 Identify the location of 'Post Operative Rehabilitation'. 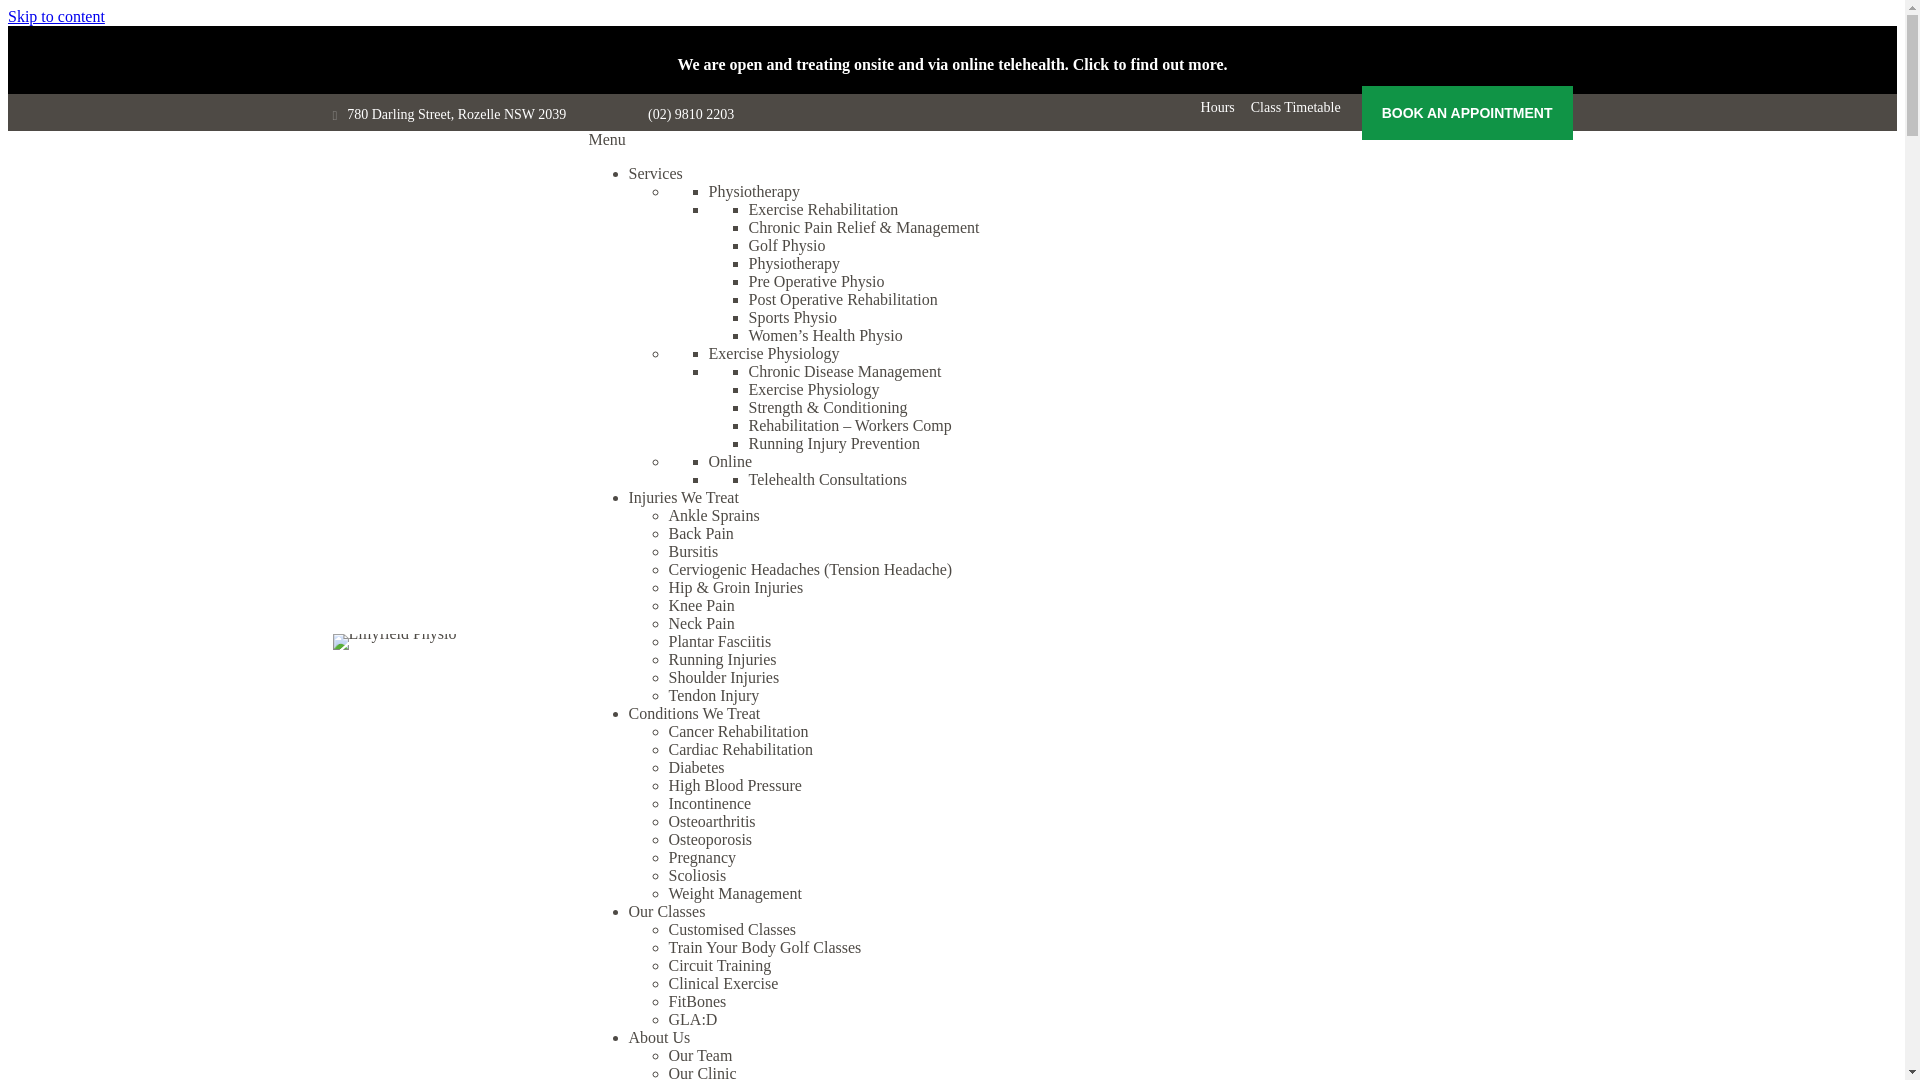
(842, 299).